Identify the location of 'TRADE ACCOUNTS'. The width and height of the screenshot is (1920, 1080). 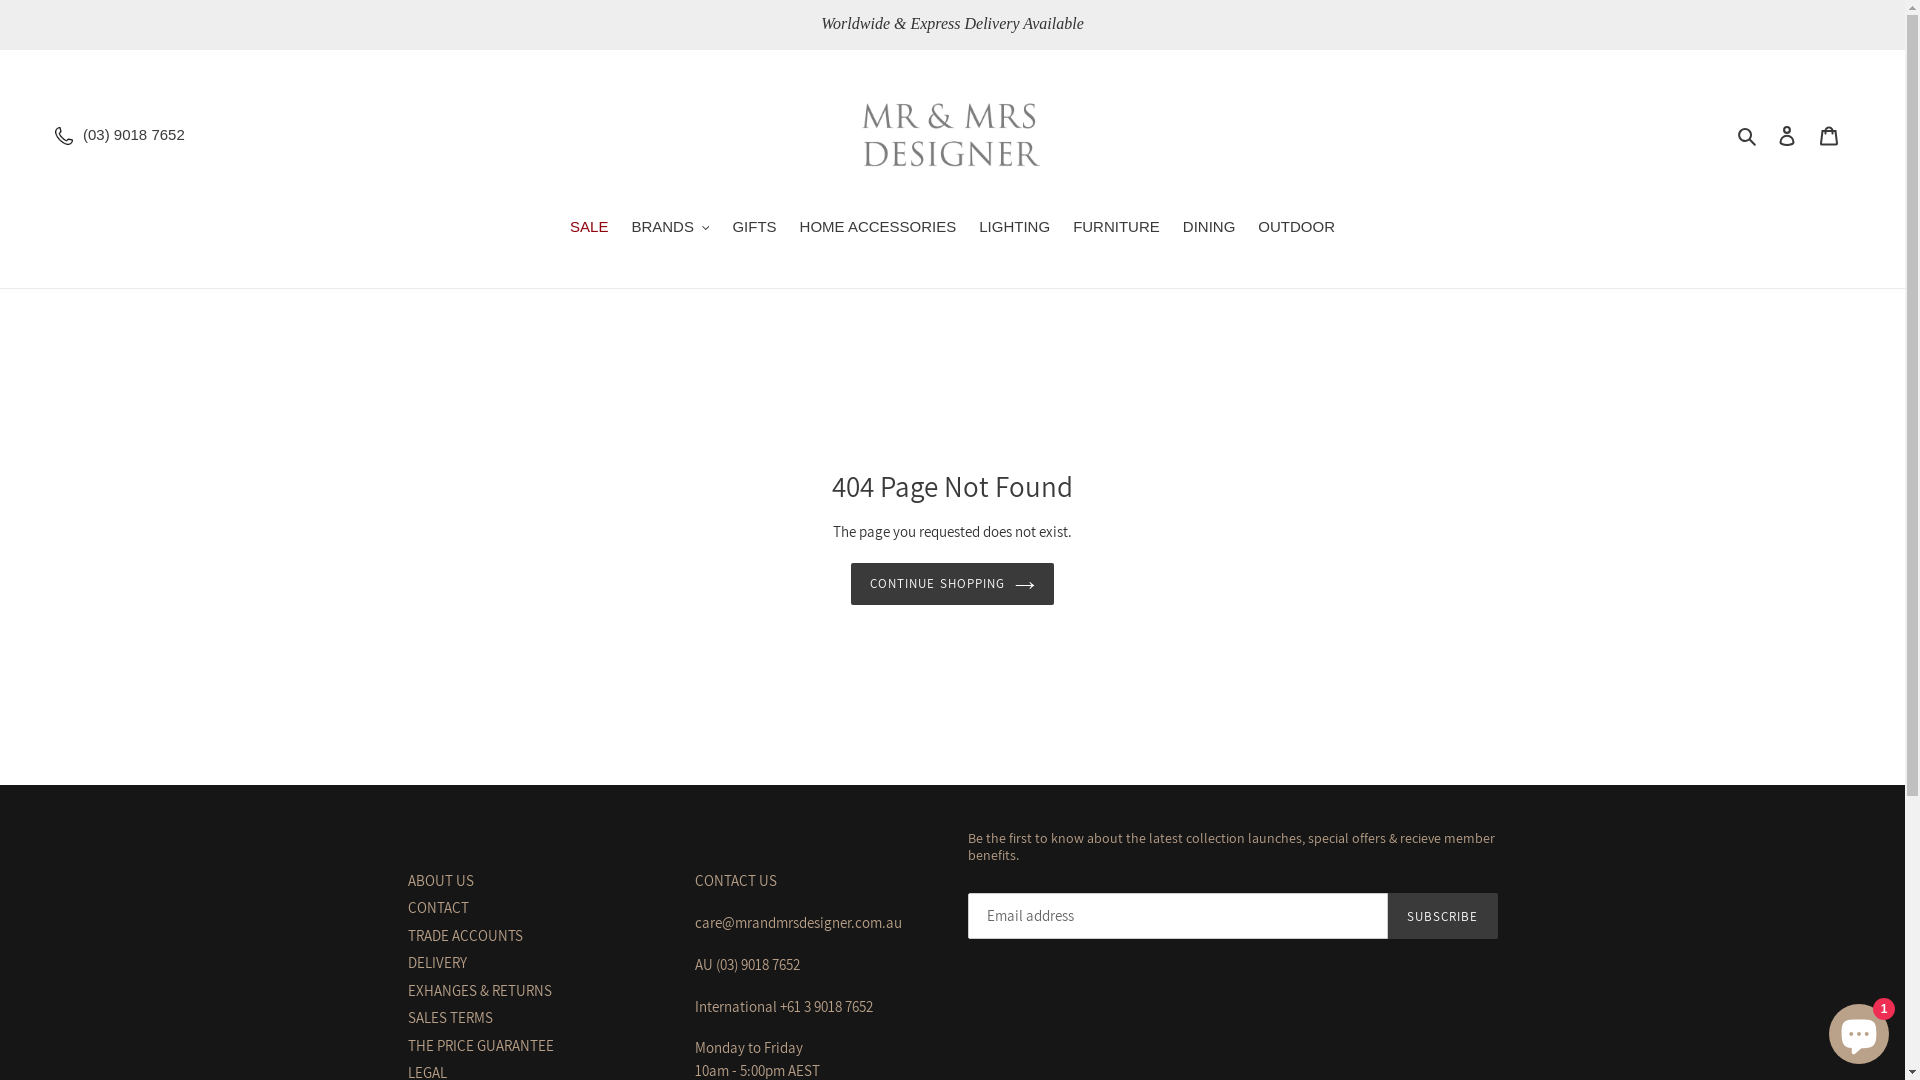
(407, 935).